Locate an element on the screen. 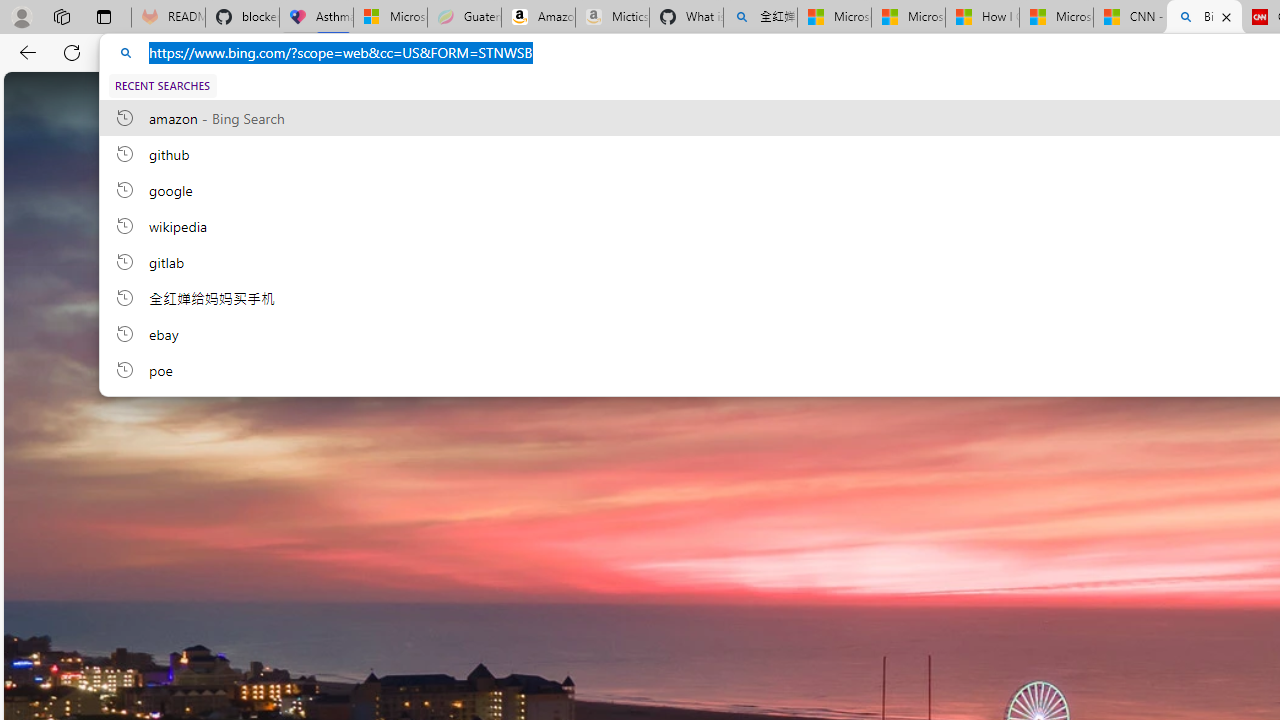  'Asthma Inhalers: Names and Types' is located at coordinates (315, 17).